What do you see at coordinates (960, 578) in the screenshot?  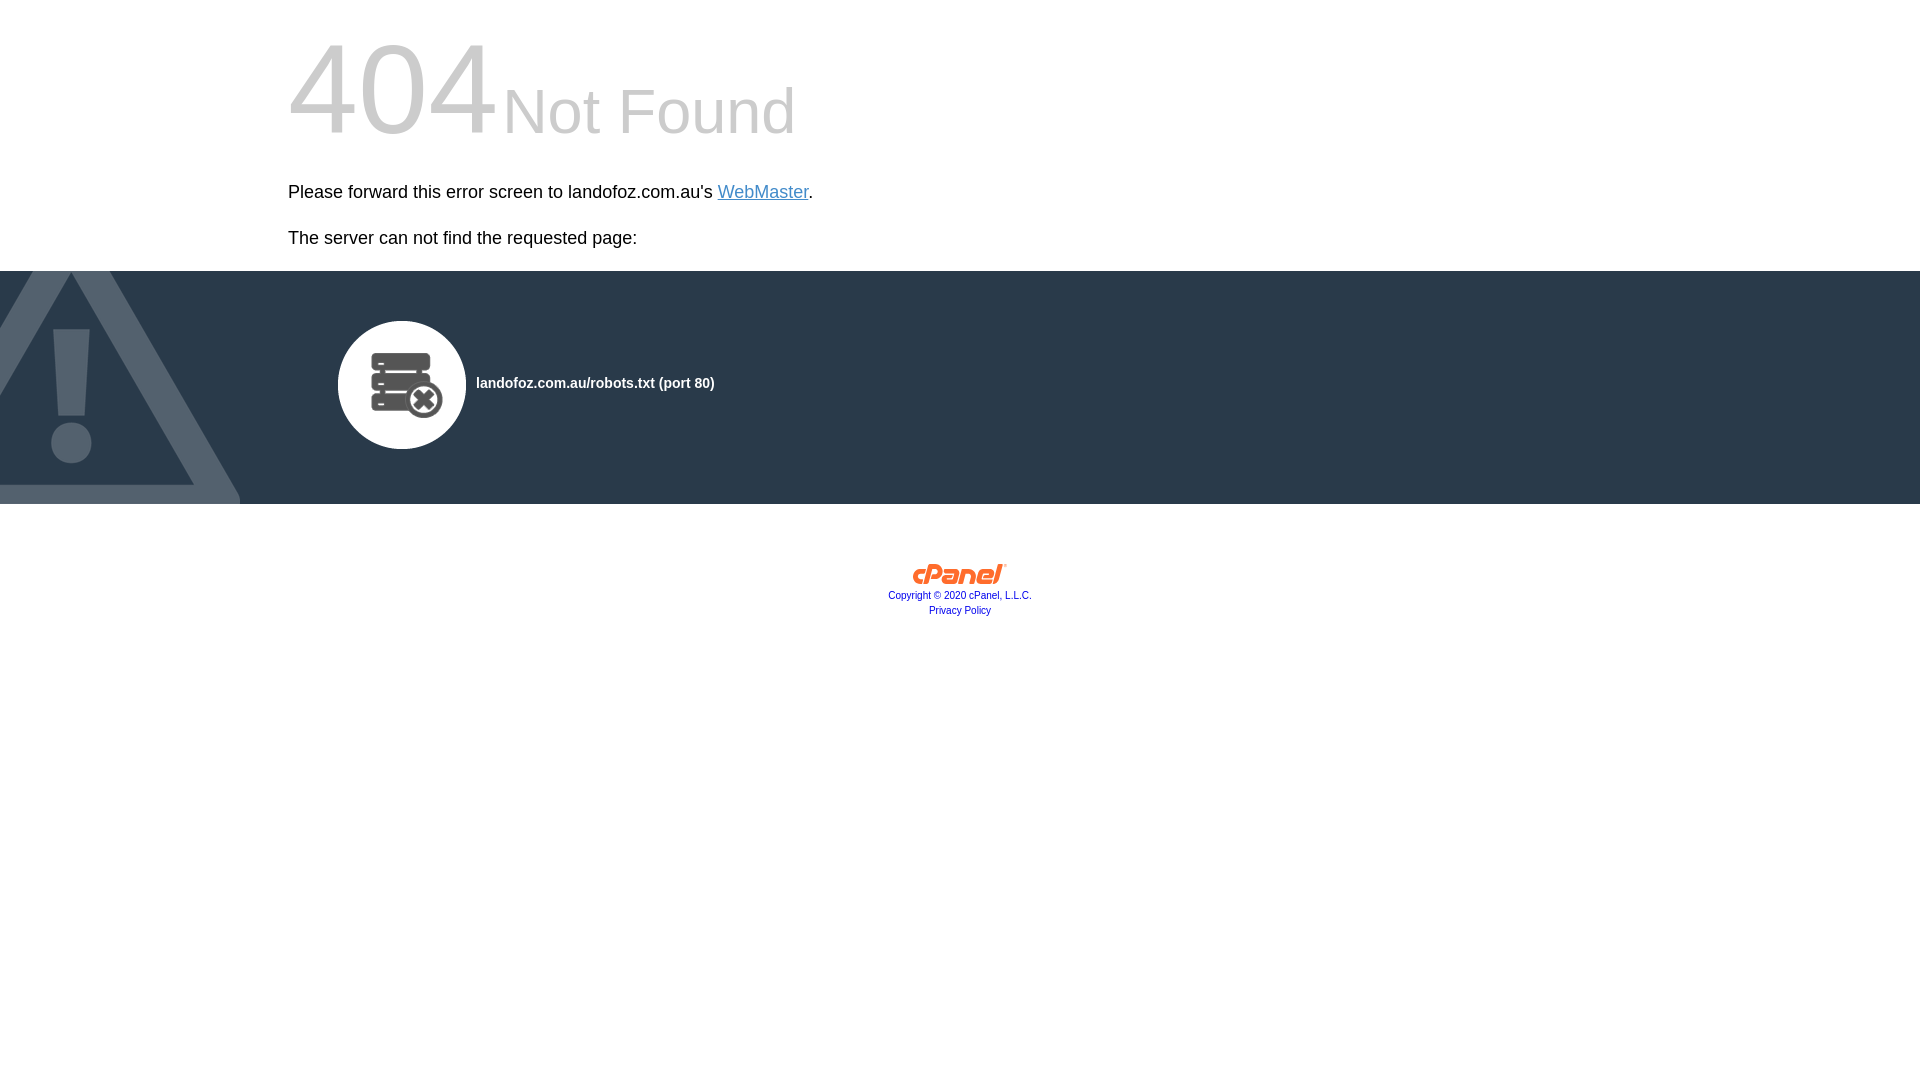 I see `'cPanel, Inc.'` at bounding box center [960, 578].